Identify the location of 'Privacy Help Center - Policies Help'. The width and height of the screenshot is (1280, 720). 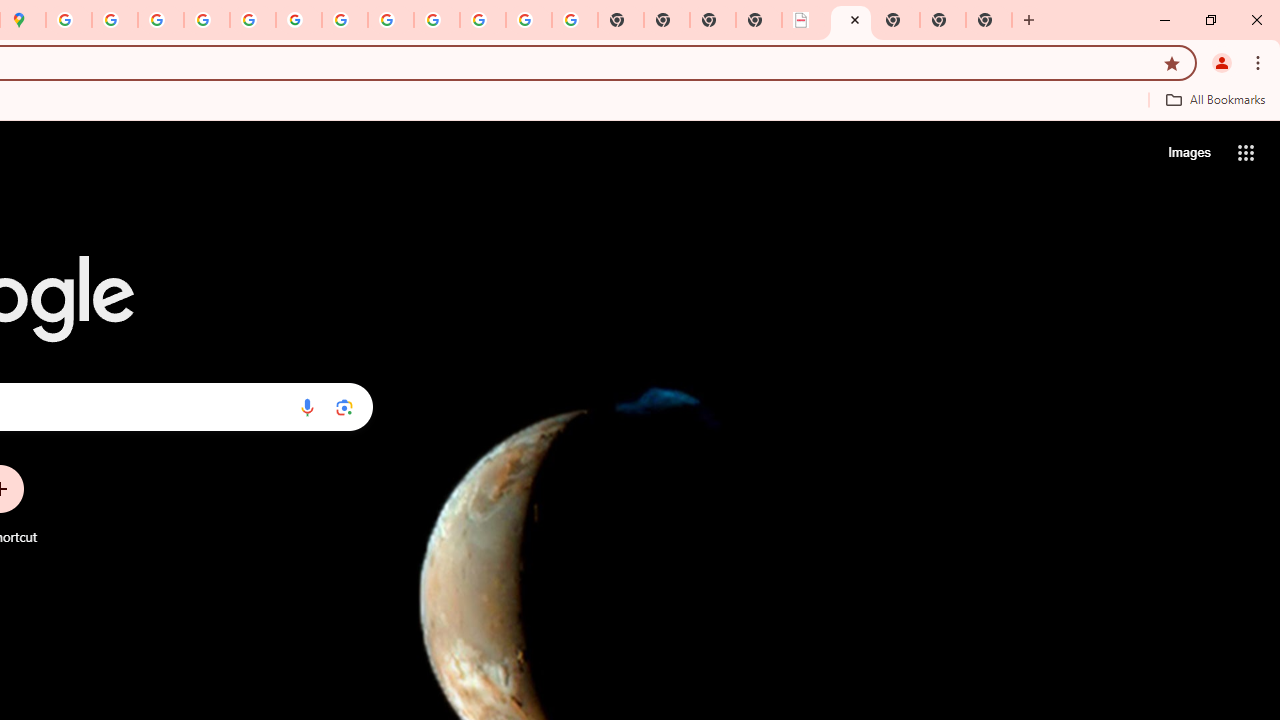
(207, 20).